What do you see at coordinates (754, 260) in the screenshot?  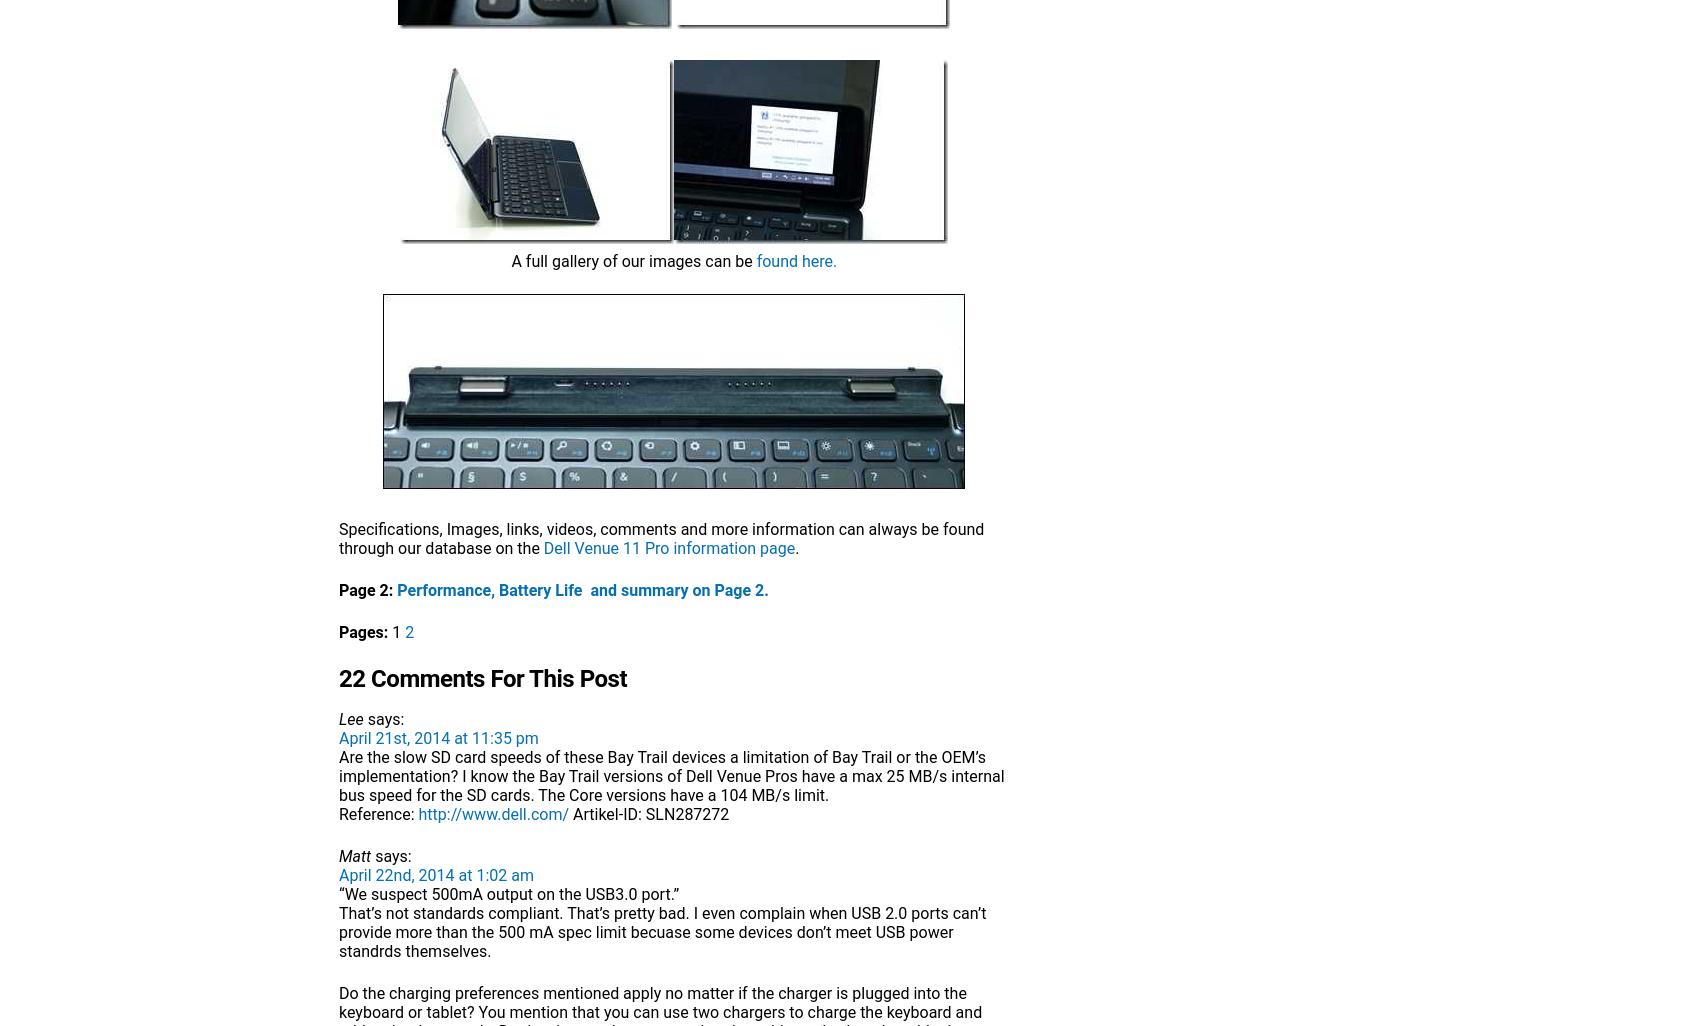 I see `'found here.'` at bounding box center [754, 260].